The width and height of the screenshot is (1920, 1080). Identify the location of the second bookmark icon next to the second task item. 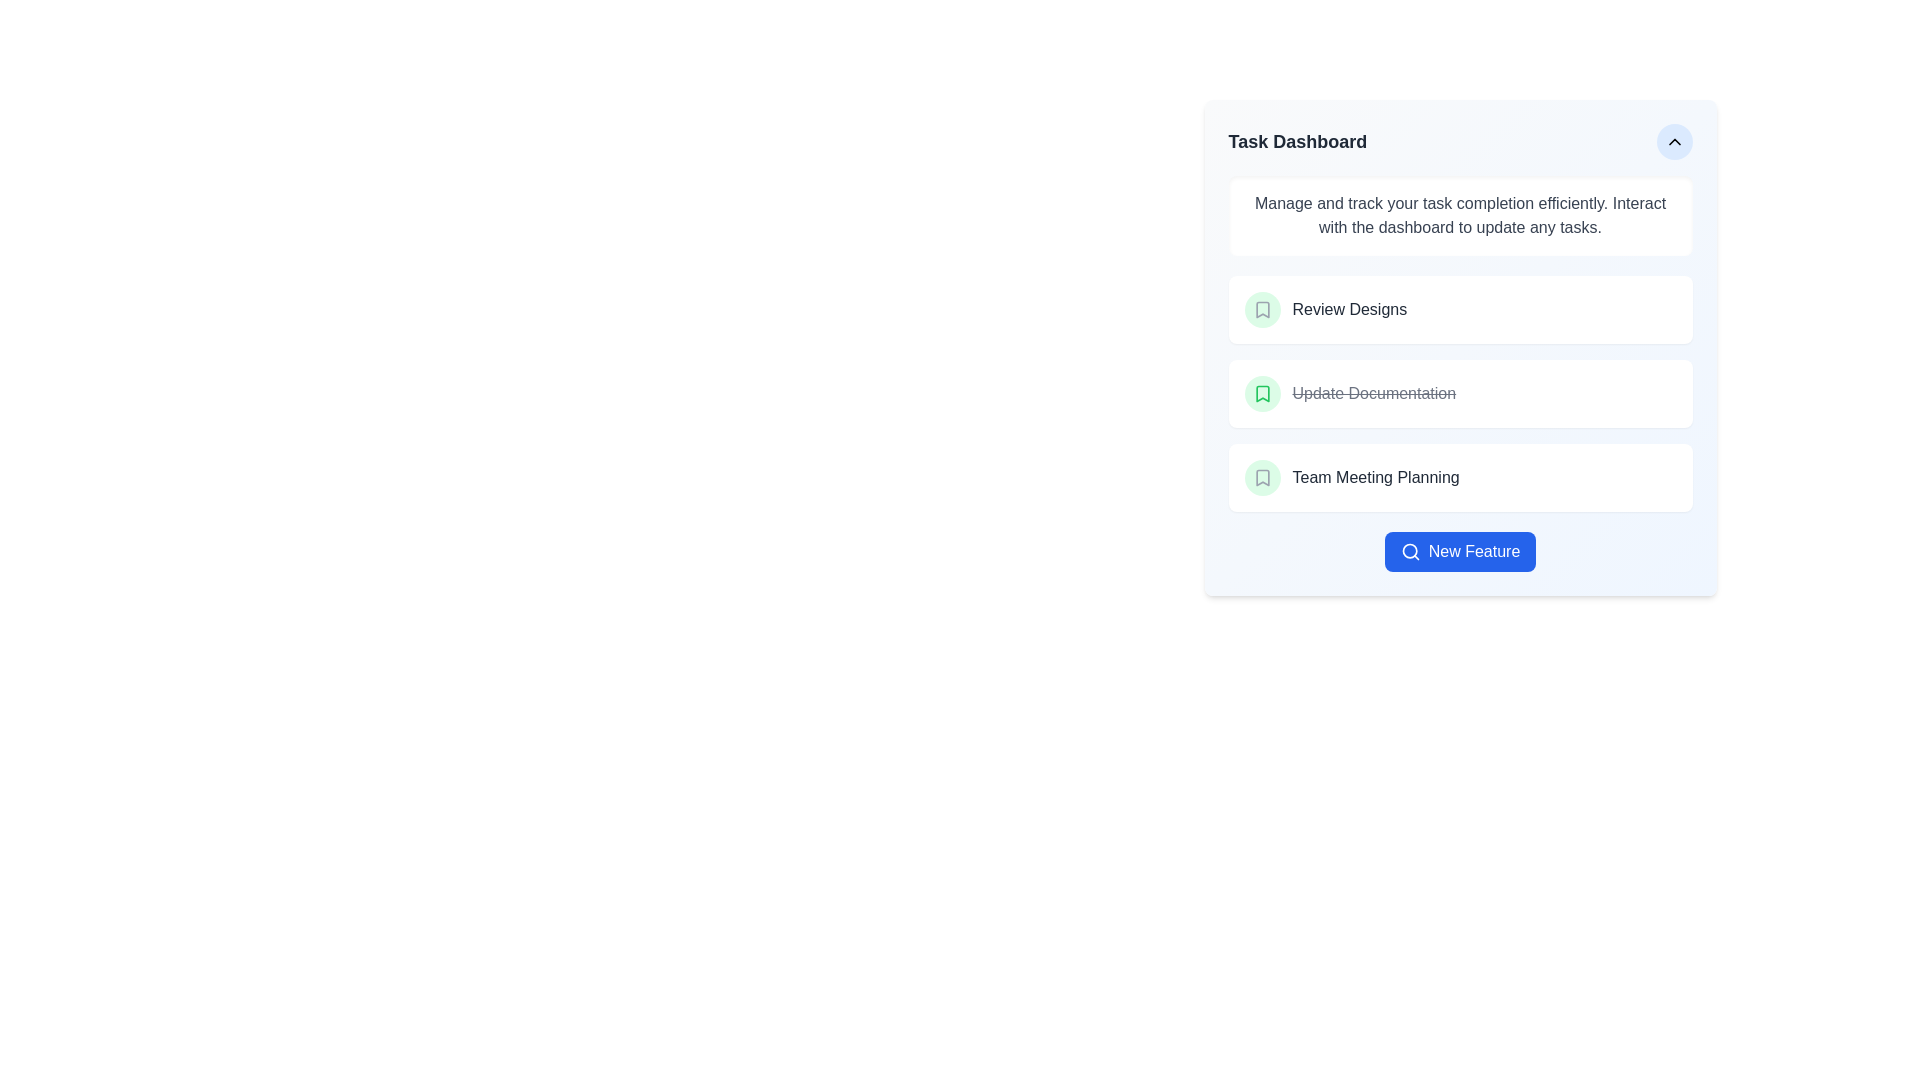
(1261, 393).